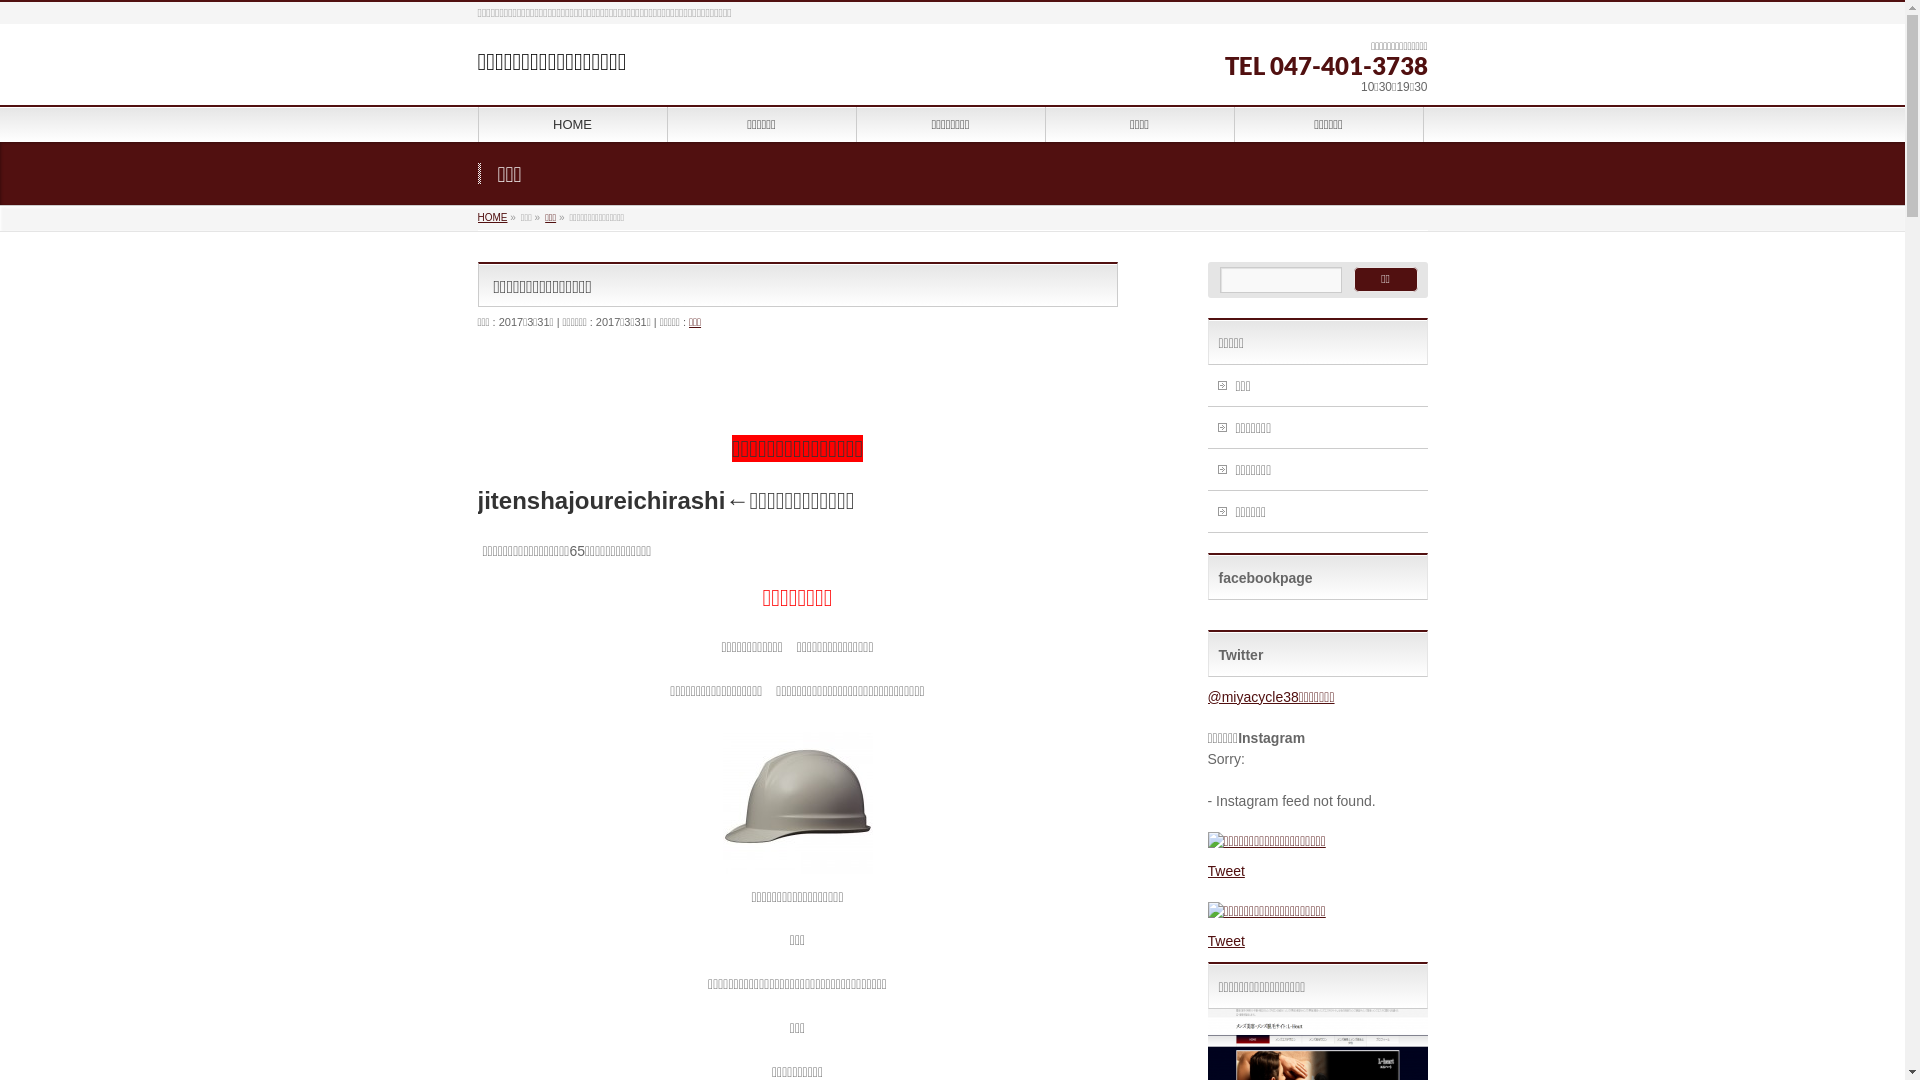 The width and height of the screenshot is (1920, 1080). What do you see at coordinates (1225, 870) in the screenshot?
I see `'Tweet'` at bounding box center [1225, 870].